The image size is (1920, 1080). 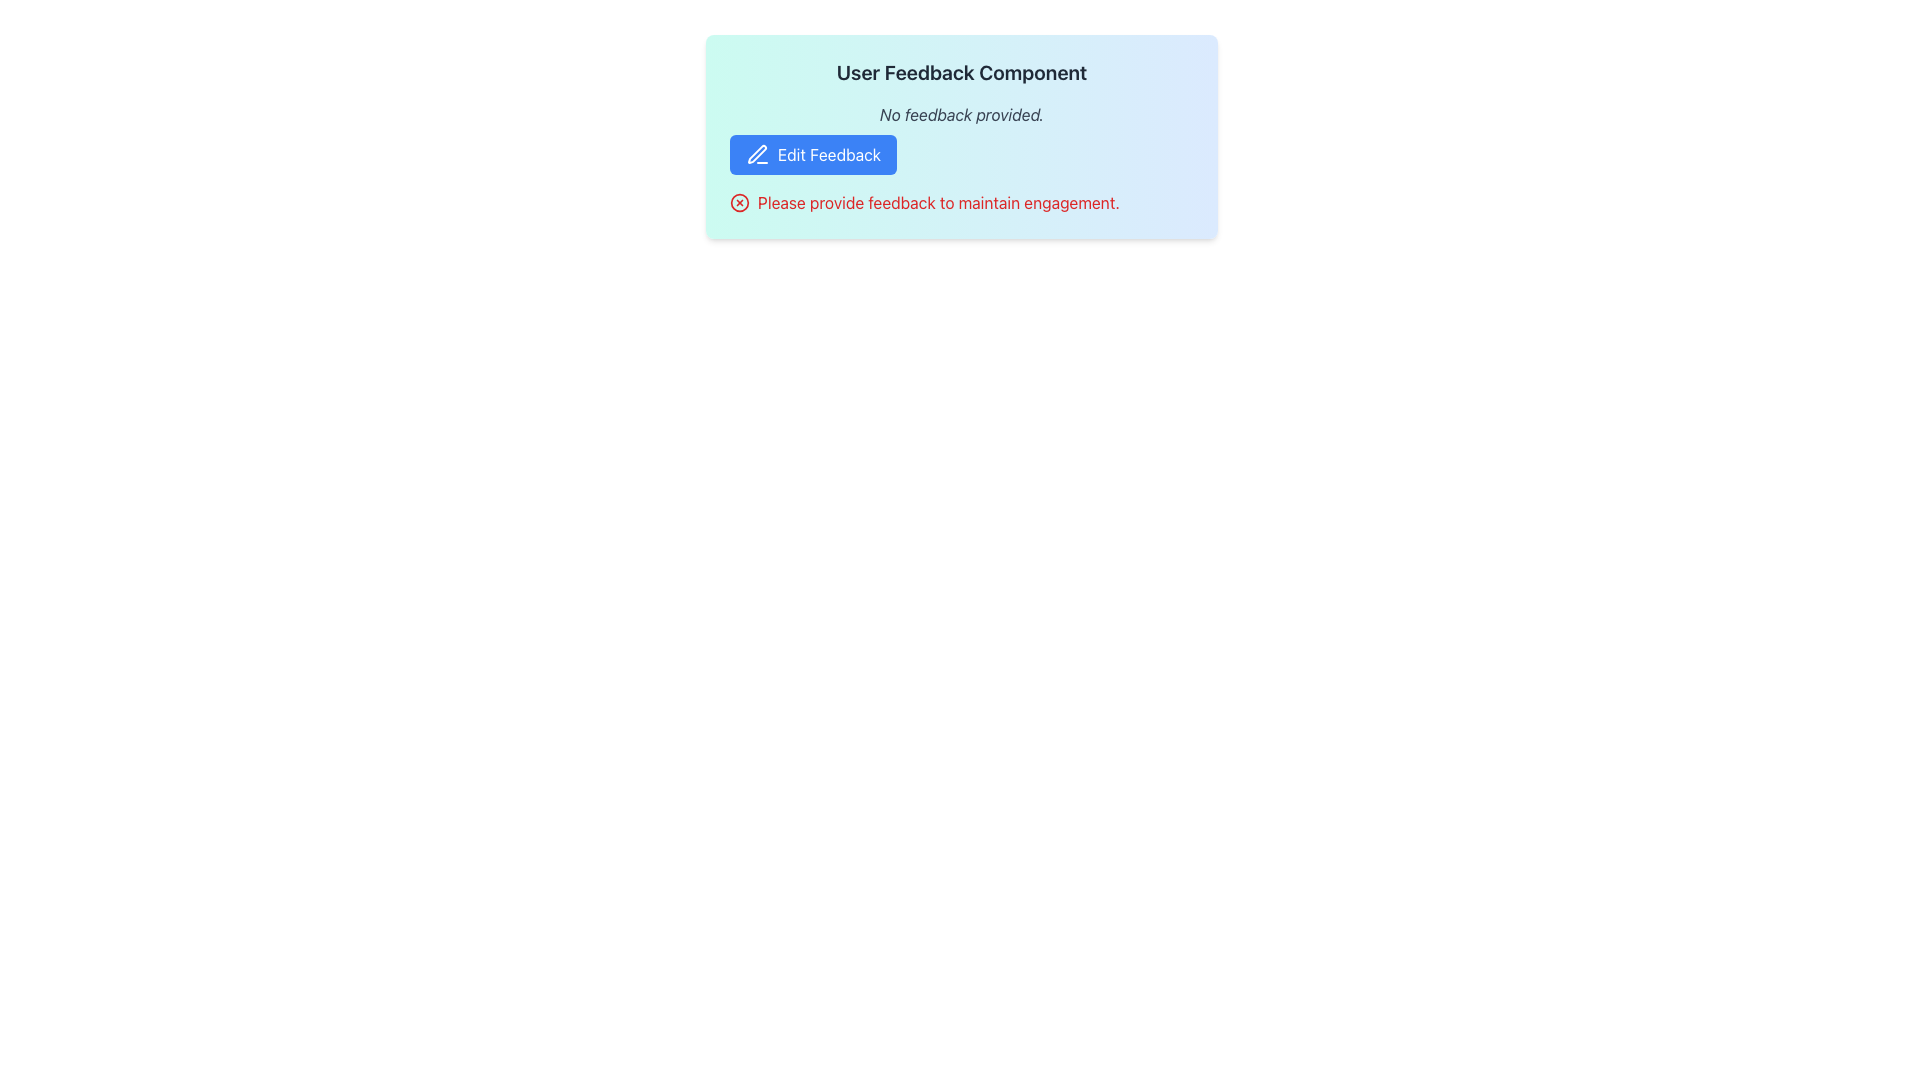 I want to click on the stylized pen or pencil icon within the 'Edit Feedback' button, located at the top-left corner of the user feedback card, so click(x=756, y=153).